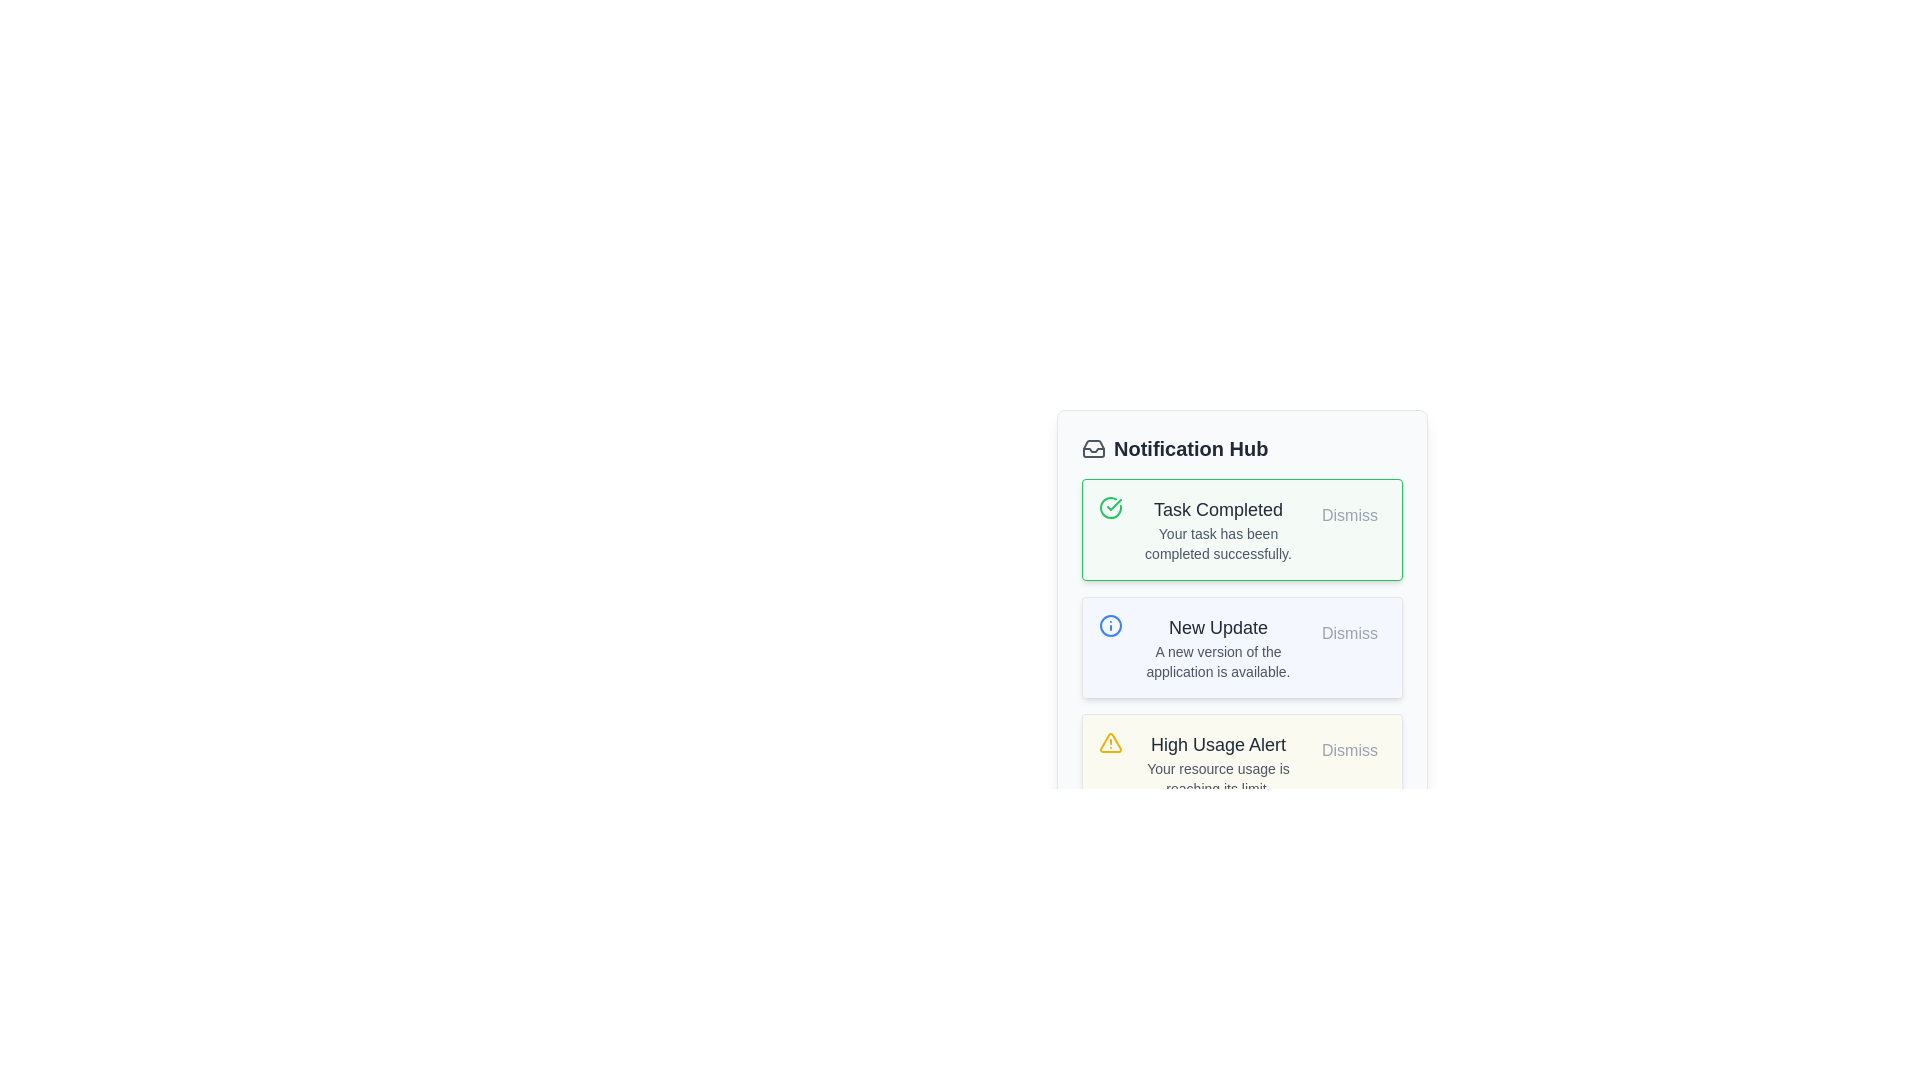 Image resolution: width=1920 pixels, height=1080 pixels. What do you see at coordinates (1109, 743) in the screenshot?
I see `the warning icon located at the top-left of the 'High Usage Alert' notification card to indicate its critical nature` at bounding box center [1109, 743].